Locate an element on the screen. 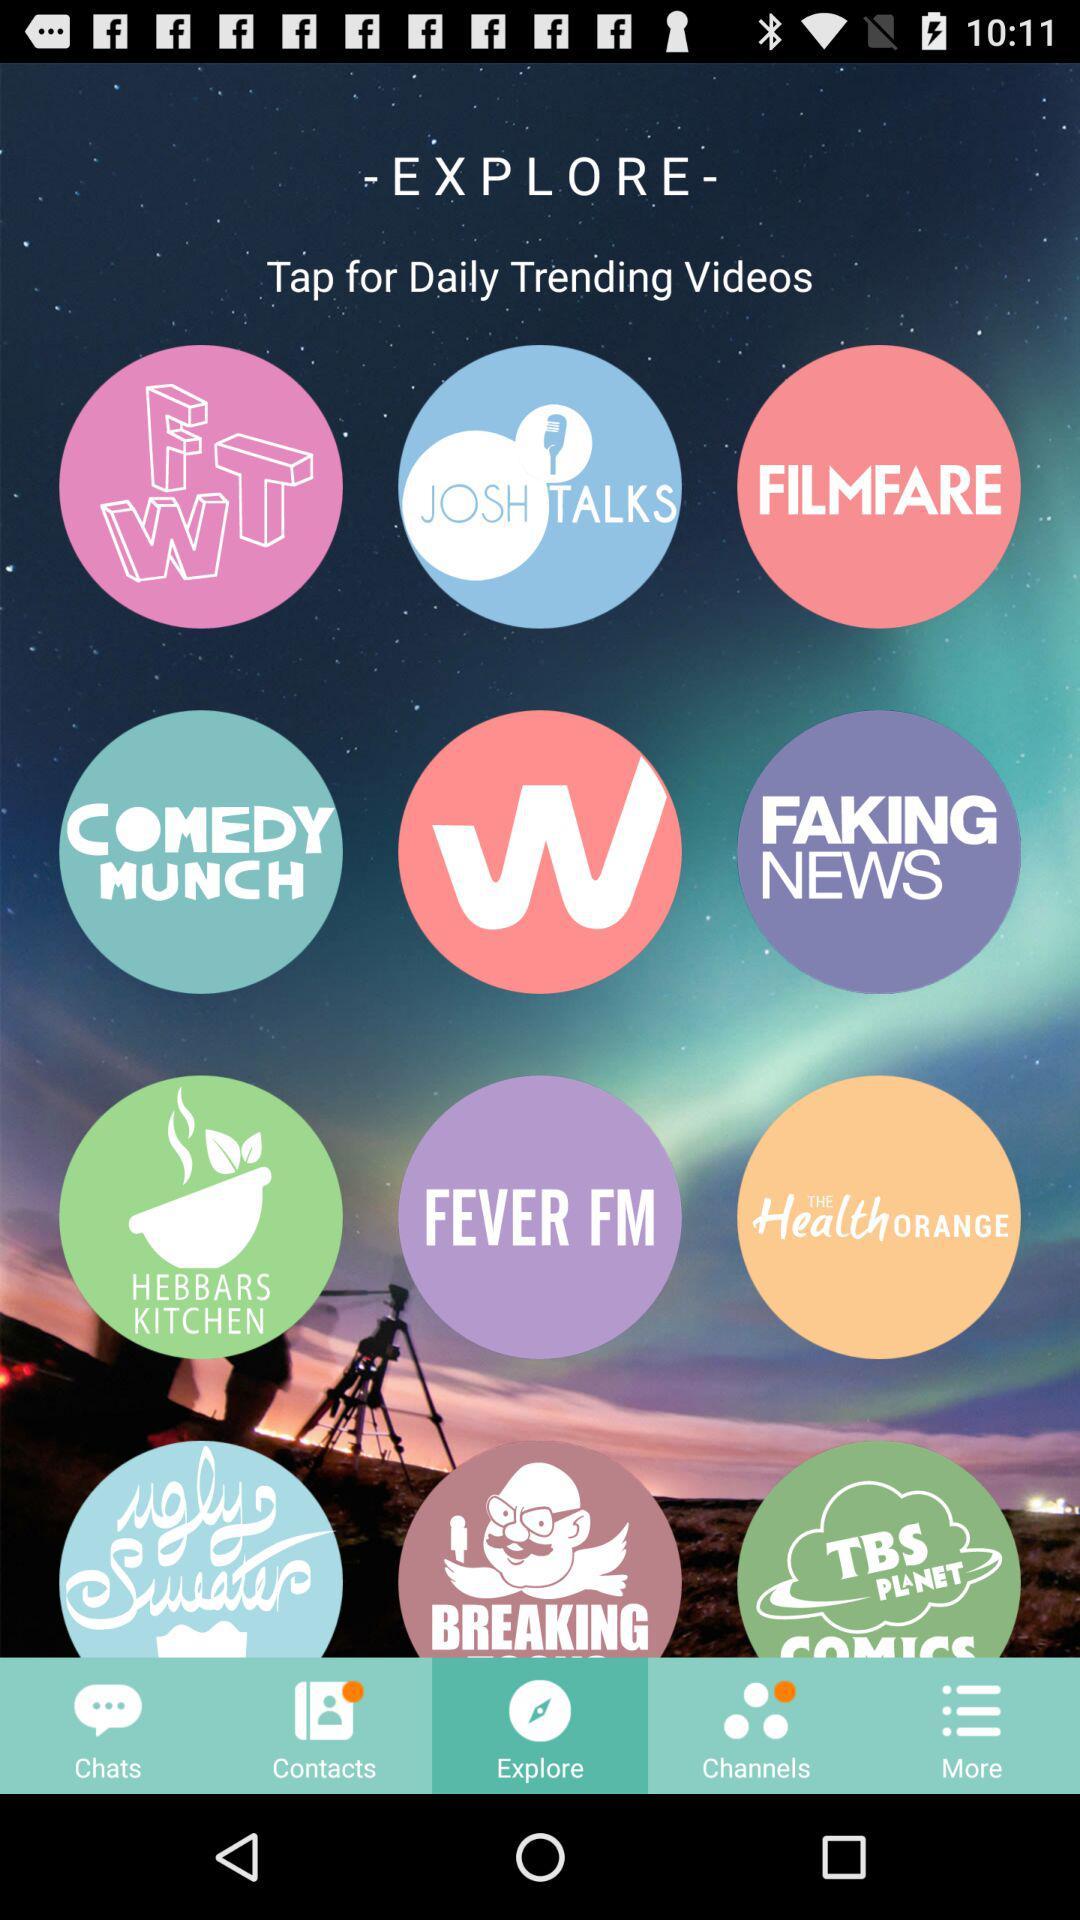 This screenshot has width=1080, height=1920. the button that having a text breaking is located at coordinates (540, 1548).